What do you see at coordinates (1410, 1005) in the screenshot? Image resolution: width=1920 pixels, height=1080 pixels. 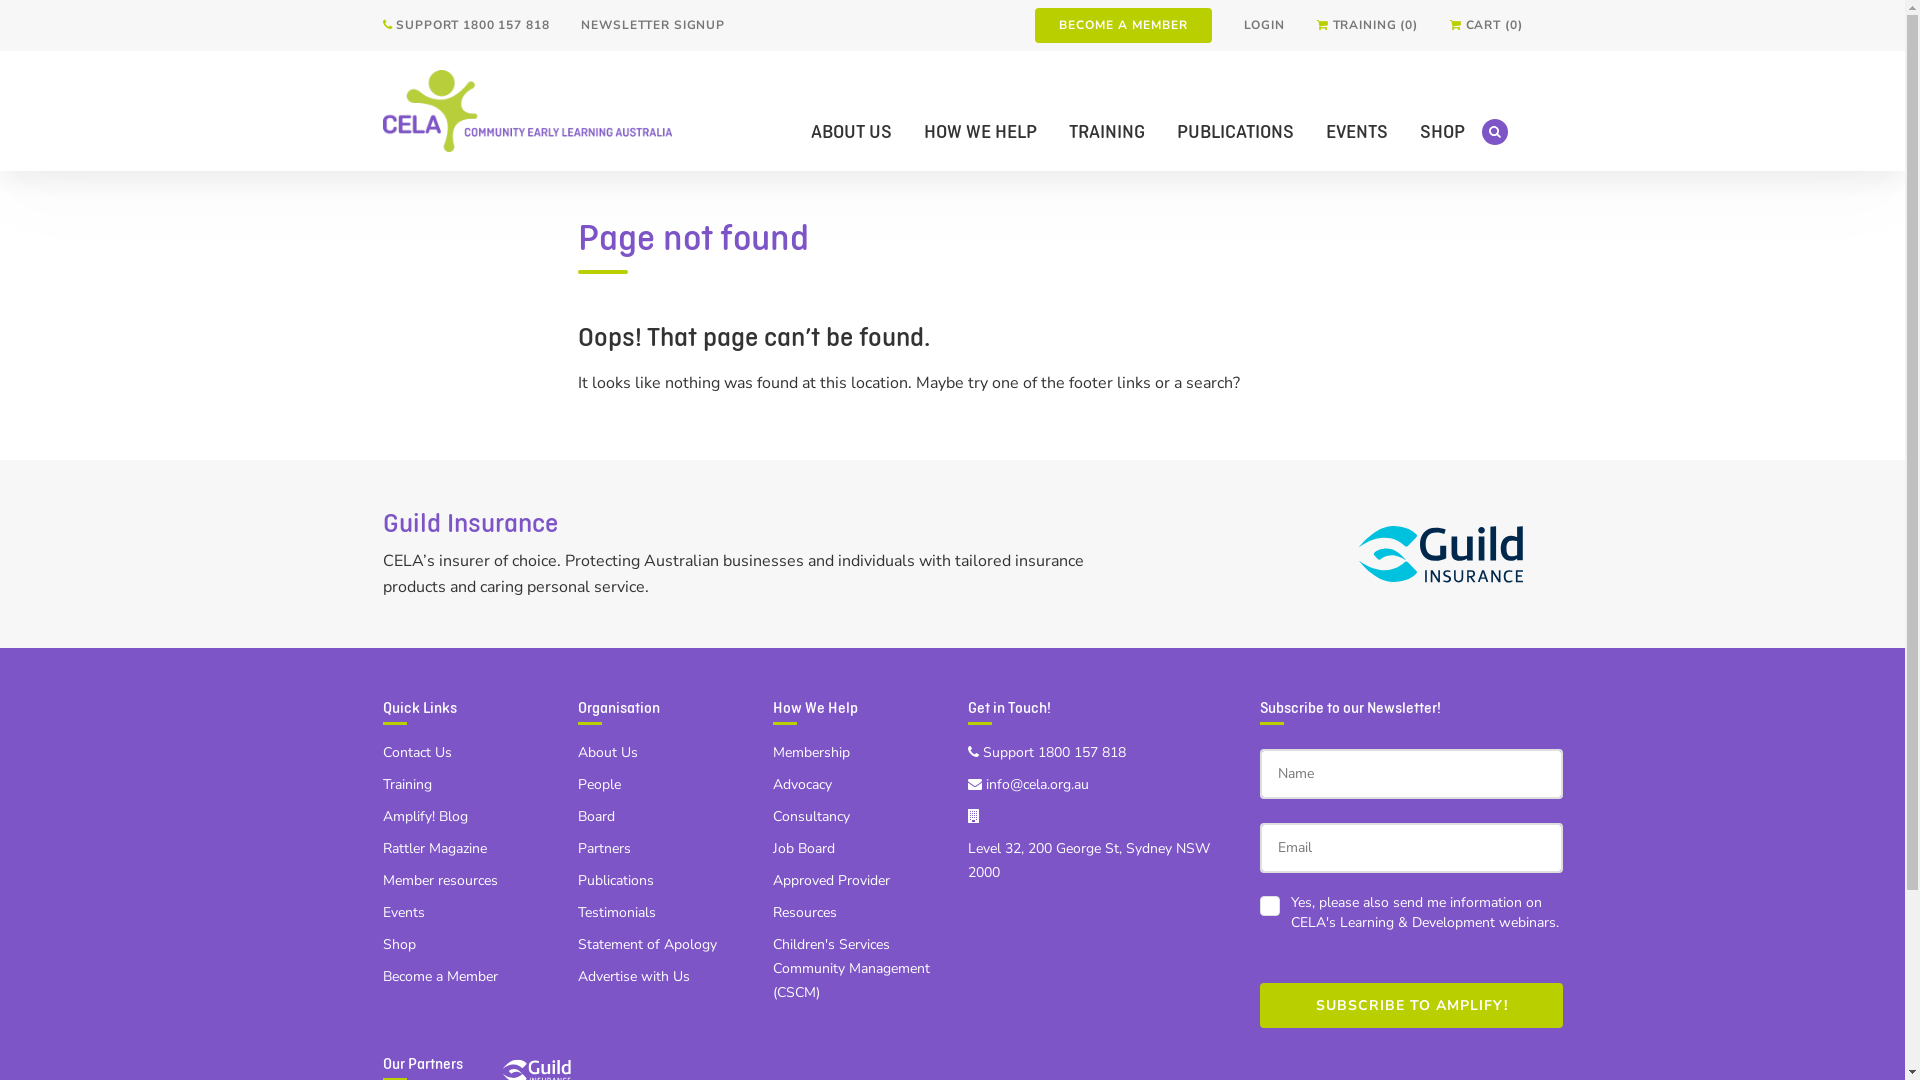 I see `'Subscribe to Amplify!'` at bounding box center [1410, 1005].